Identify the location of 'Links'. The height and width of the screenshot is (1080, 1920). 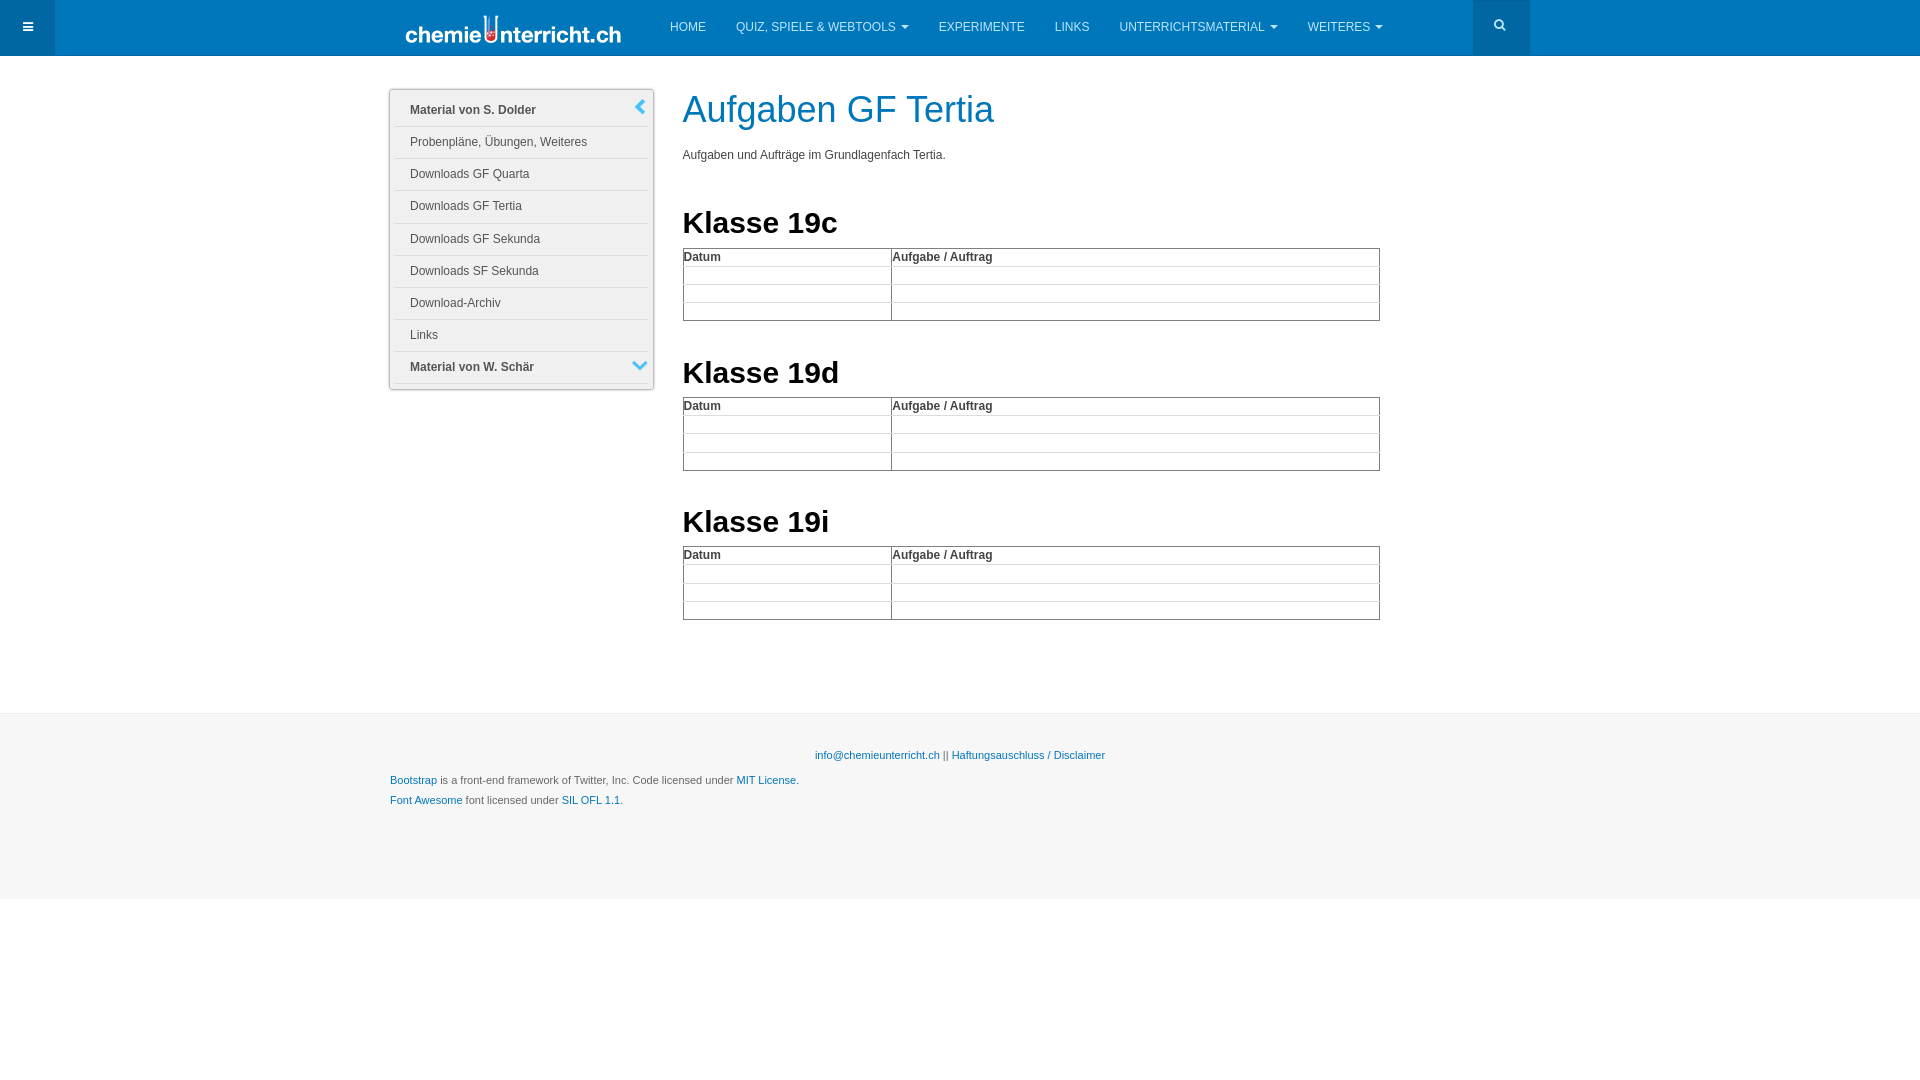
(521, 334).